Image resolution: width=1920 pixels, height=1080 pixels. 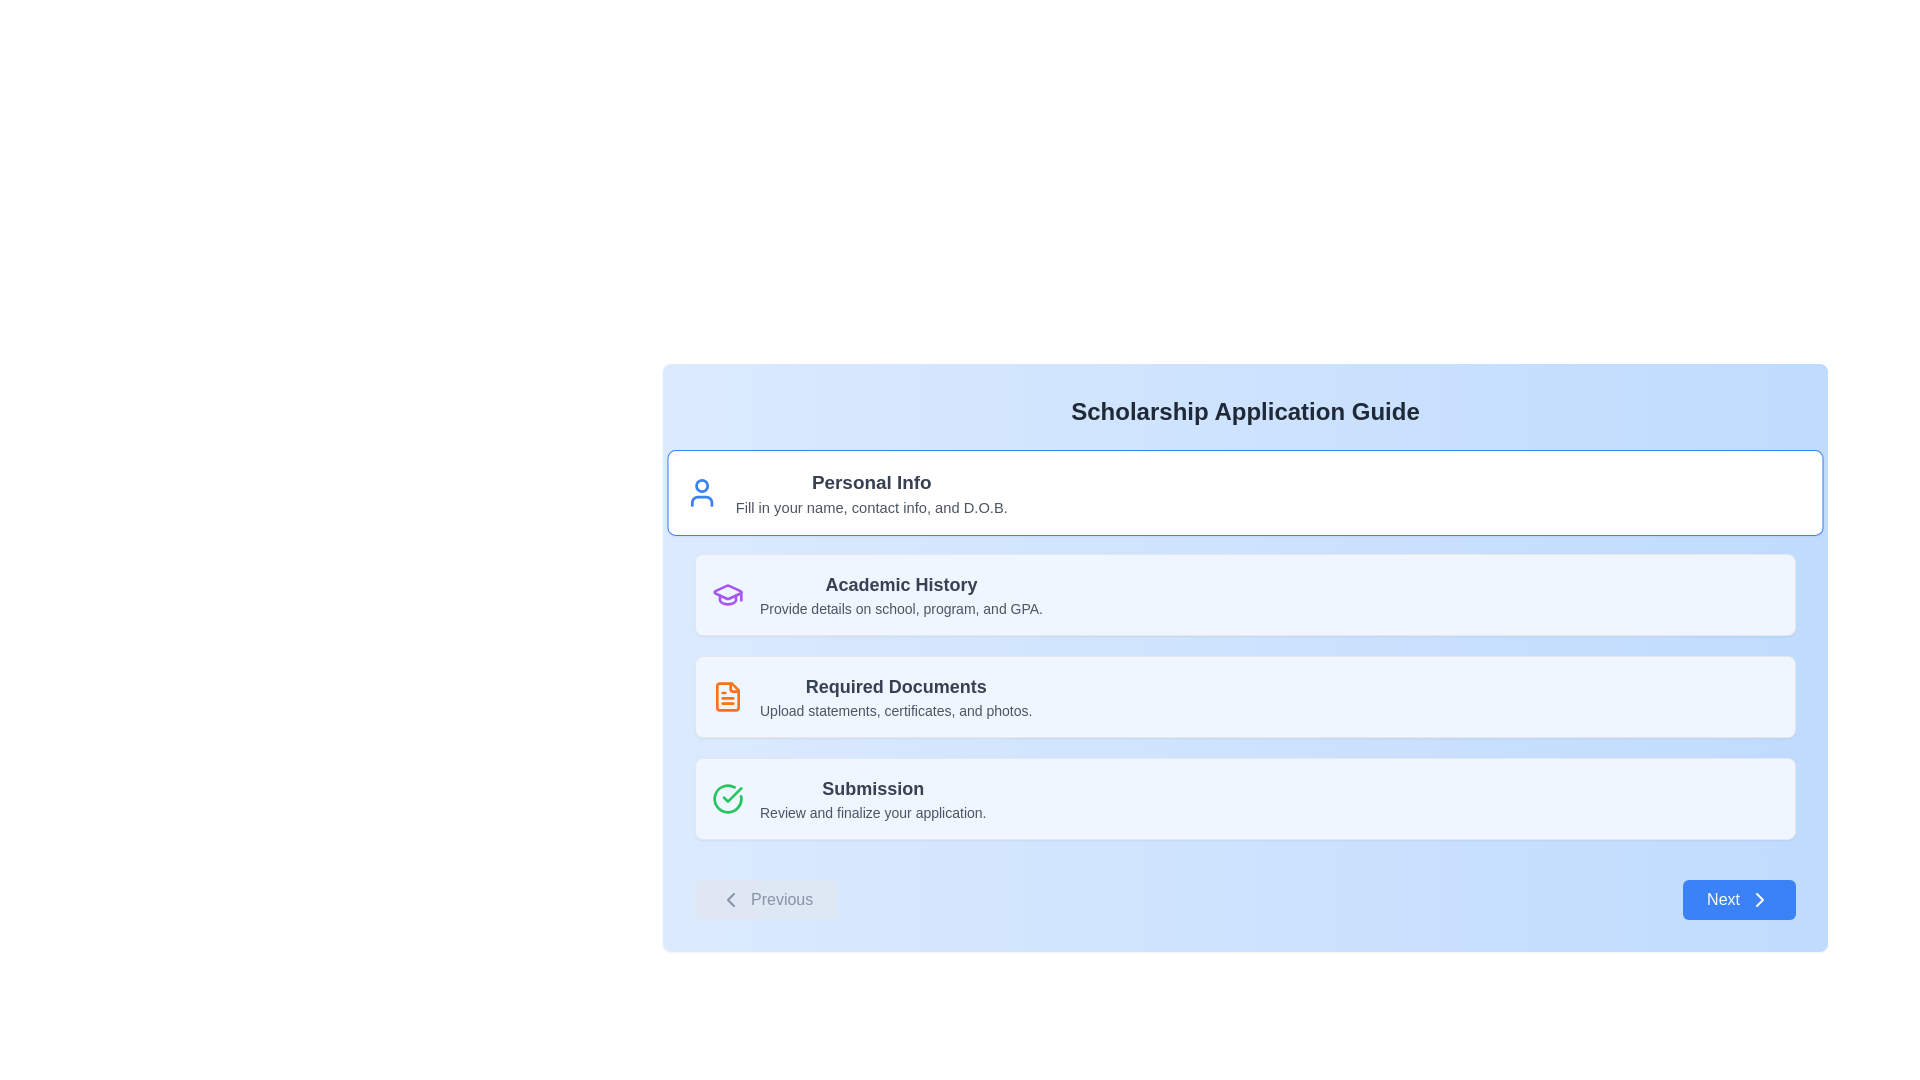 What do you see at coordinates (1244, 696) in the screenshot?
I see `contents of the informational card that guides users to upload required documents for the application process, which is the third card in a vertical list located between 'Academic History' and 'Submission'` at bounding box center [1244, 696].